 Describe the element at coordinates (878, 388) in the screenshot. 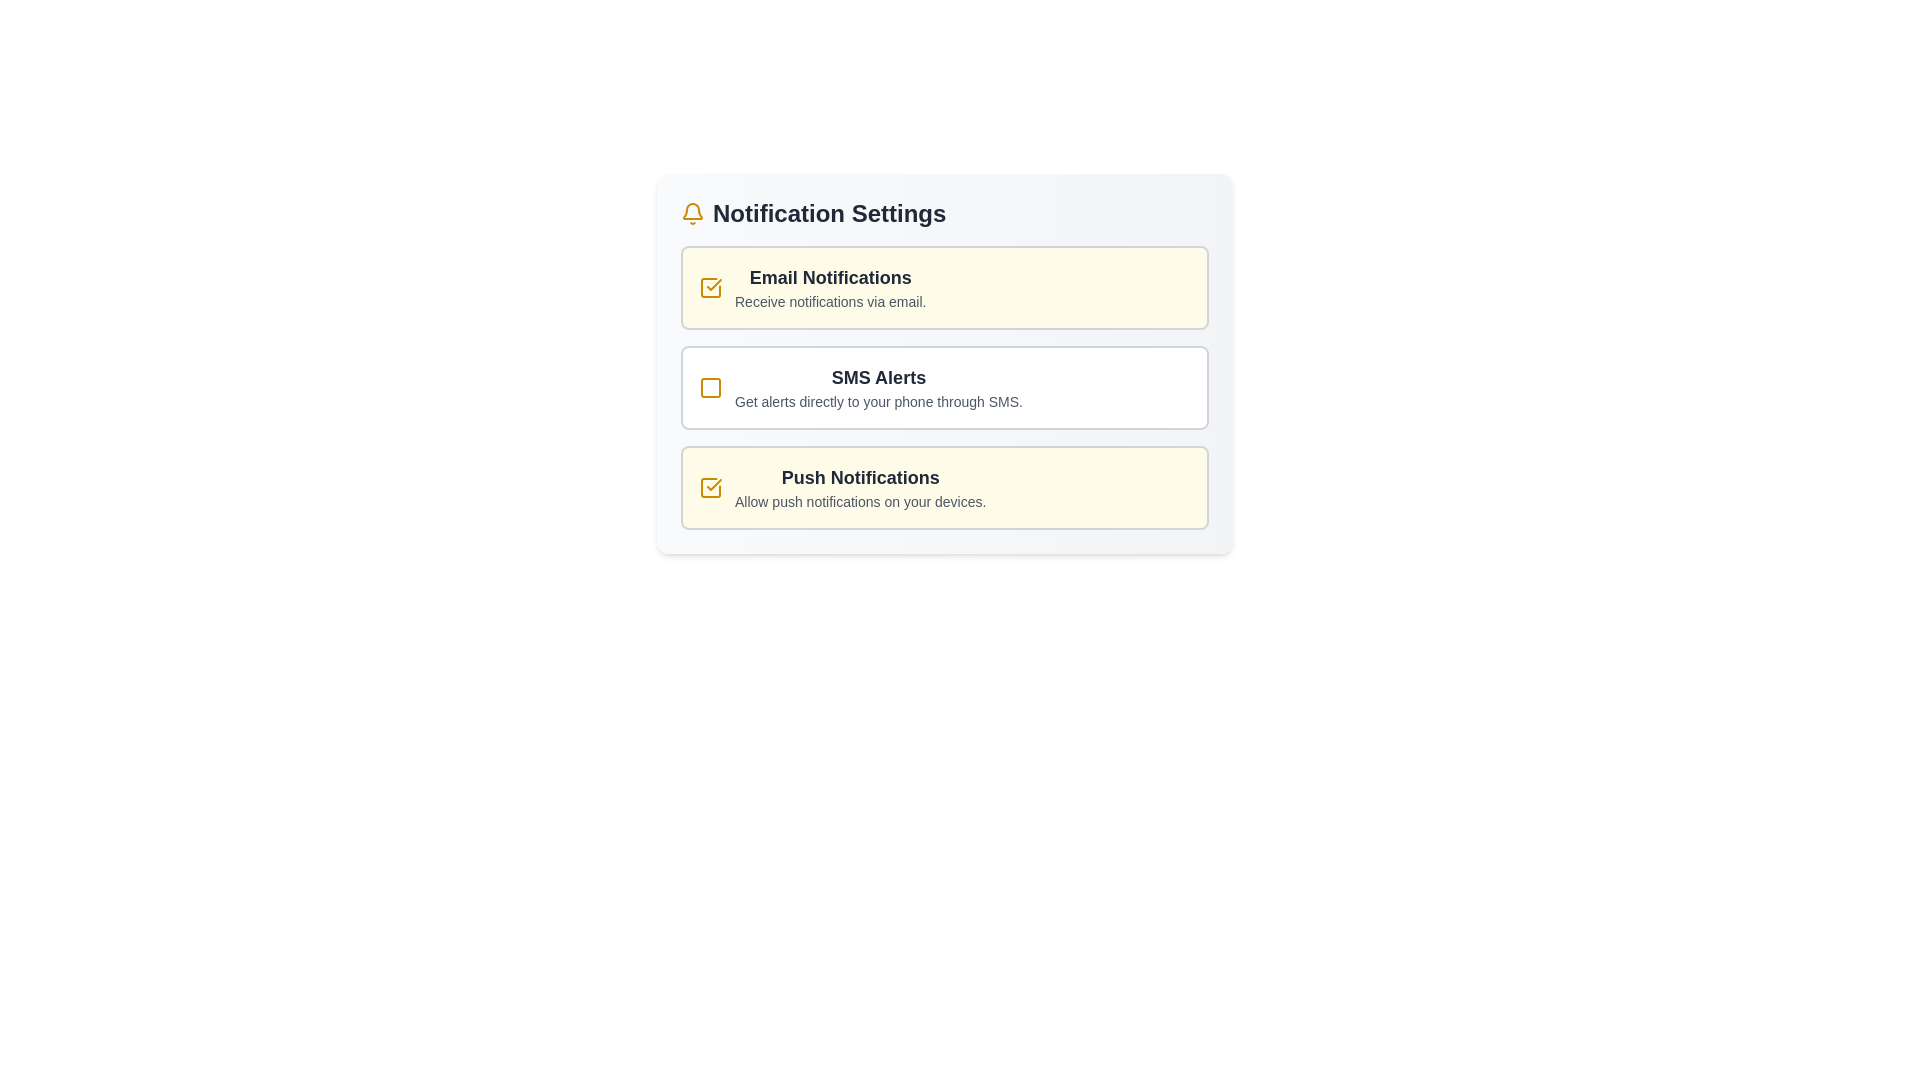

I see `the Informational text block titled 'SMS Alerts', which contains a bold title and a smaller description, located in the 'Notification Settings' group` at that location.